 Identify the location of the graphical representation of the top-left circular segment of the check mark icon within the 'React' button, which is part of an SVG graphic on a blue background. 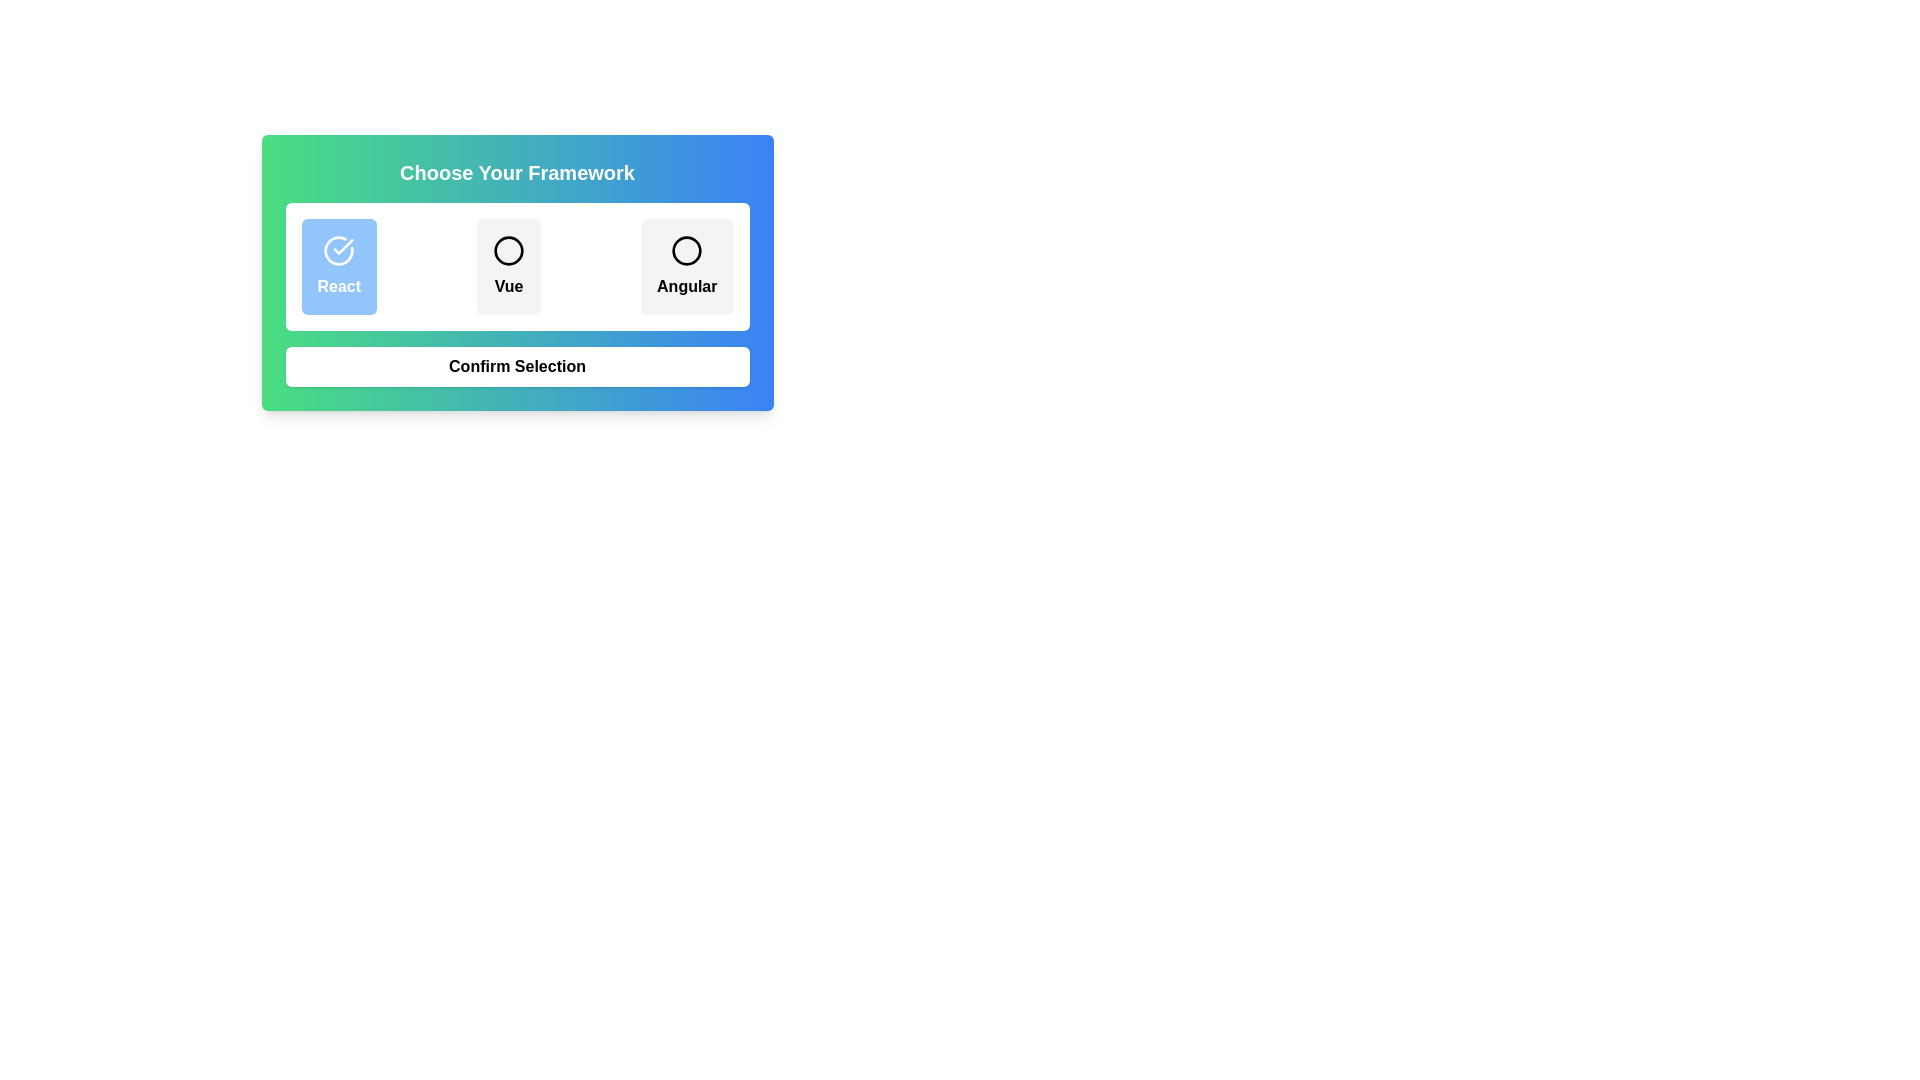
(339, 249).